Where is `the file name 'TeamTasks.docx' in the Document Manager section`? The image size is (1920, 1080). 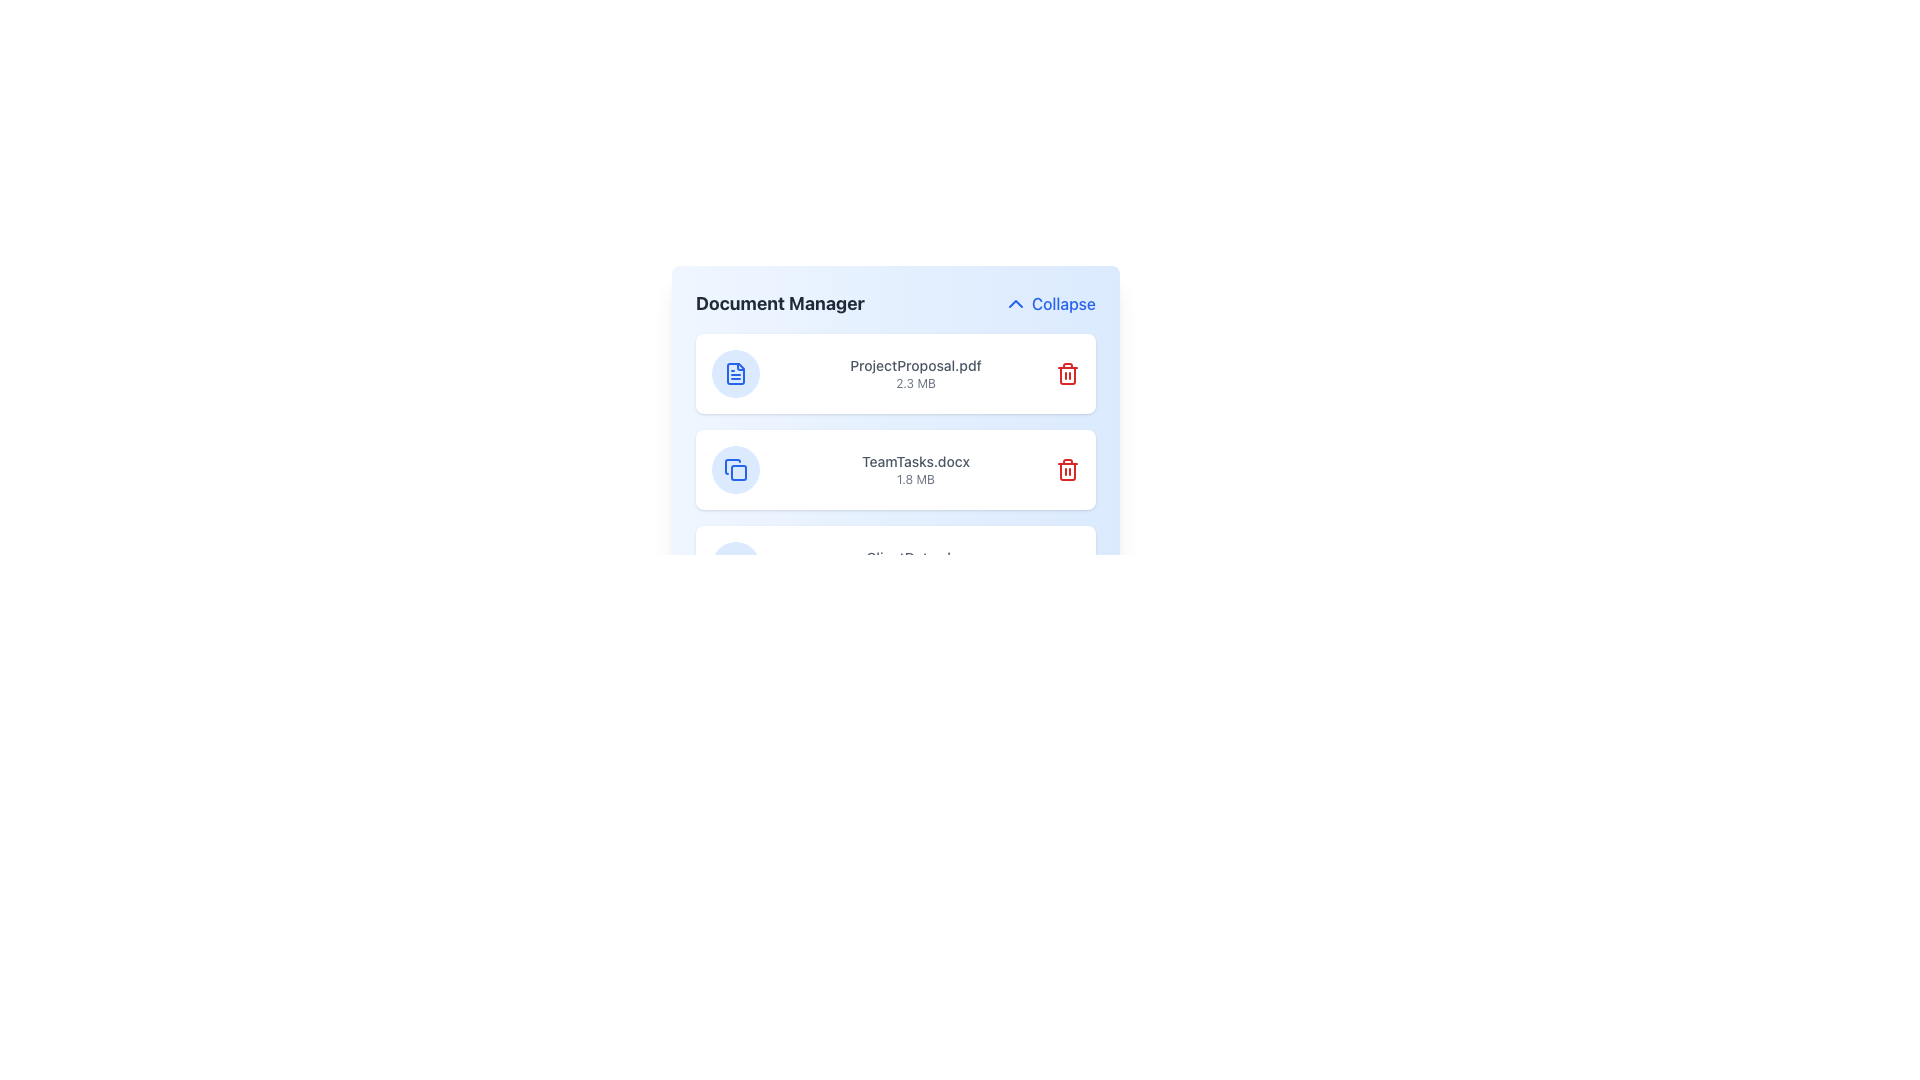
the file name 'TeamTasks.docx' in the Document Manager section is located at coordinates (895, 470).